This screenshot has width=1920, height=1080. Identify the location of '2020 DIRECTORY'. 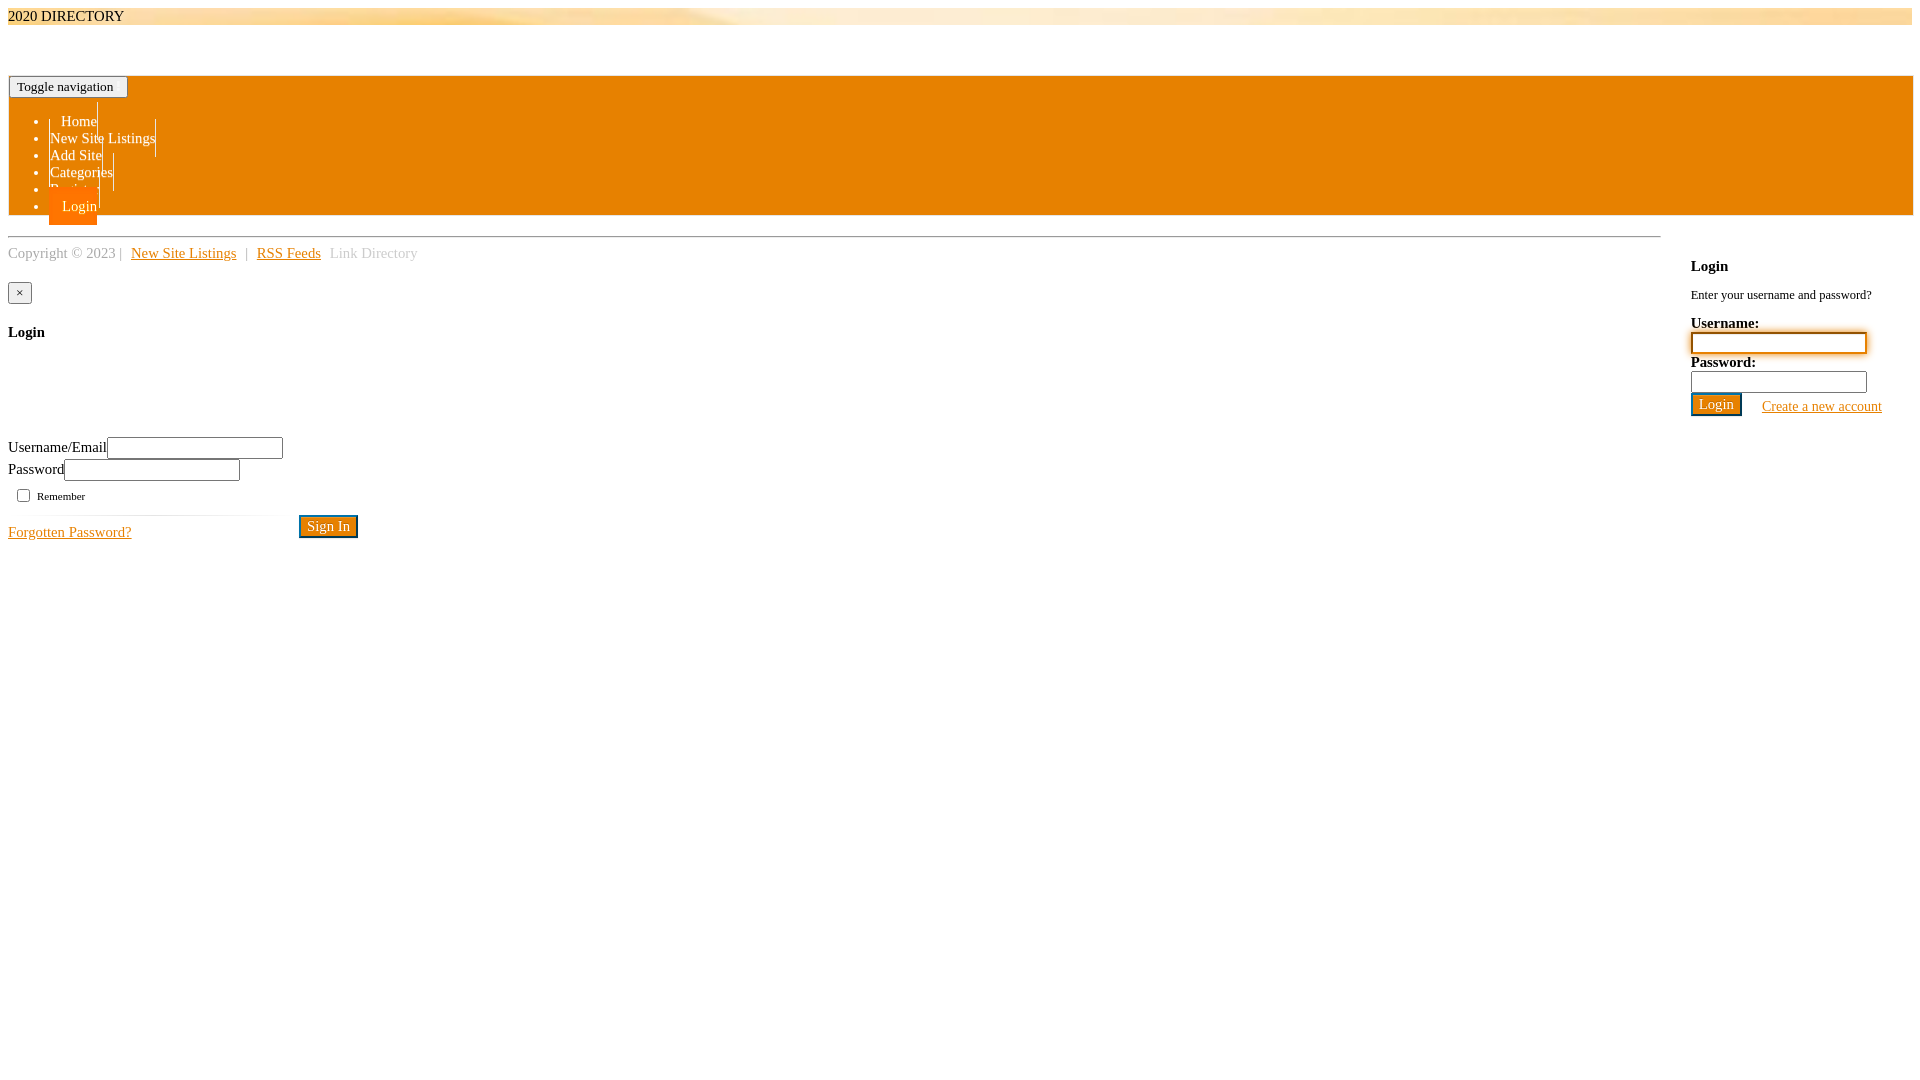
(66, 15).